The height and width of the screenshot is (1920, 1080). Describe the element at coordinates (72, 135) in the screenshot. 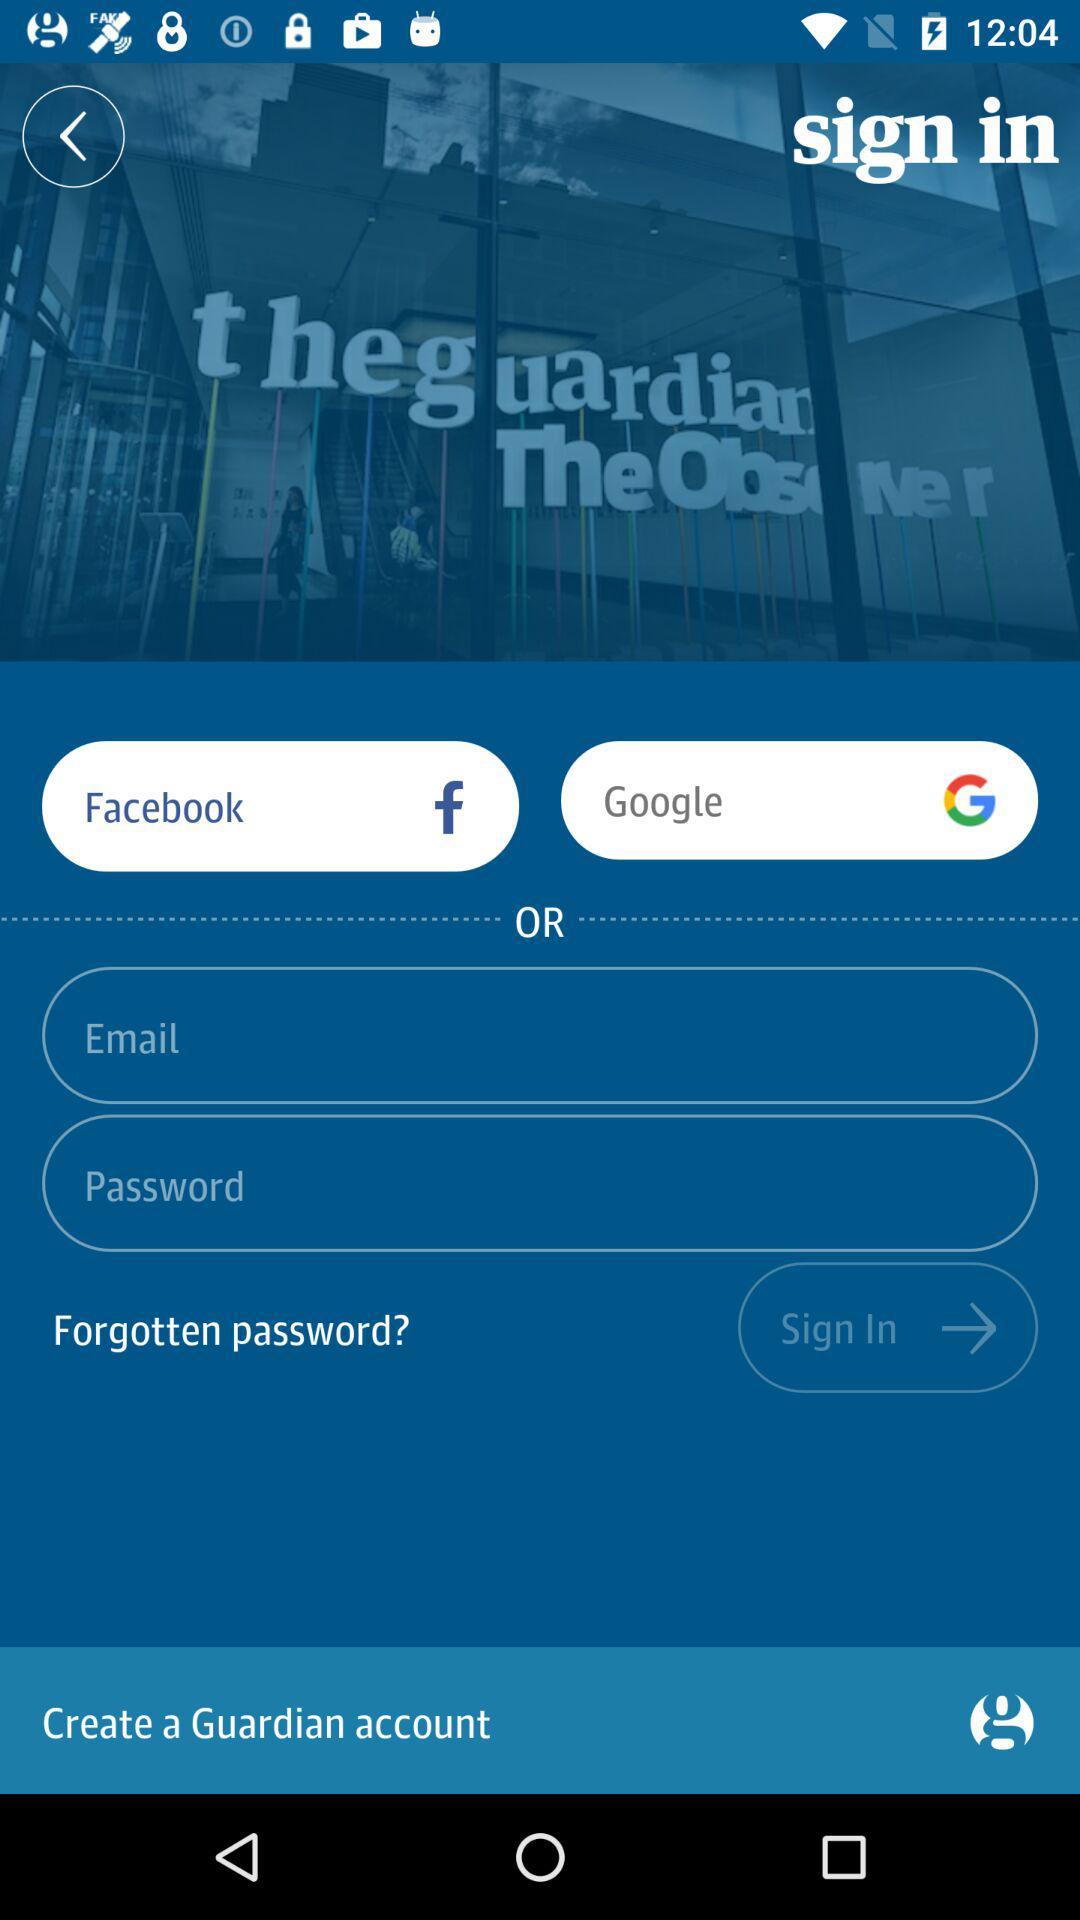

I see `go back` at that location.